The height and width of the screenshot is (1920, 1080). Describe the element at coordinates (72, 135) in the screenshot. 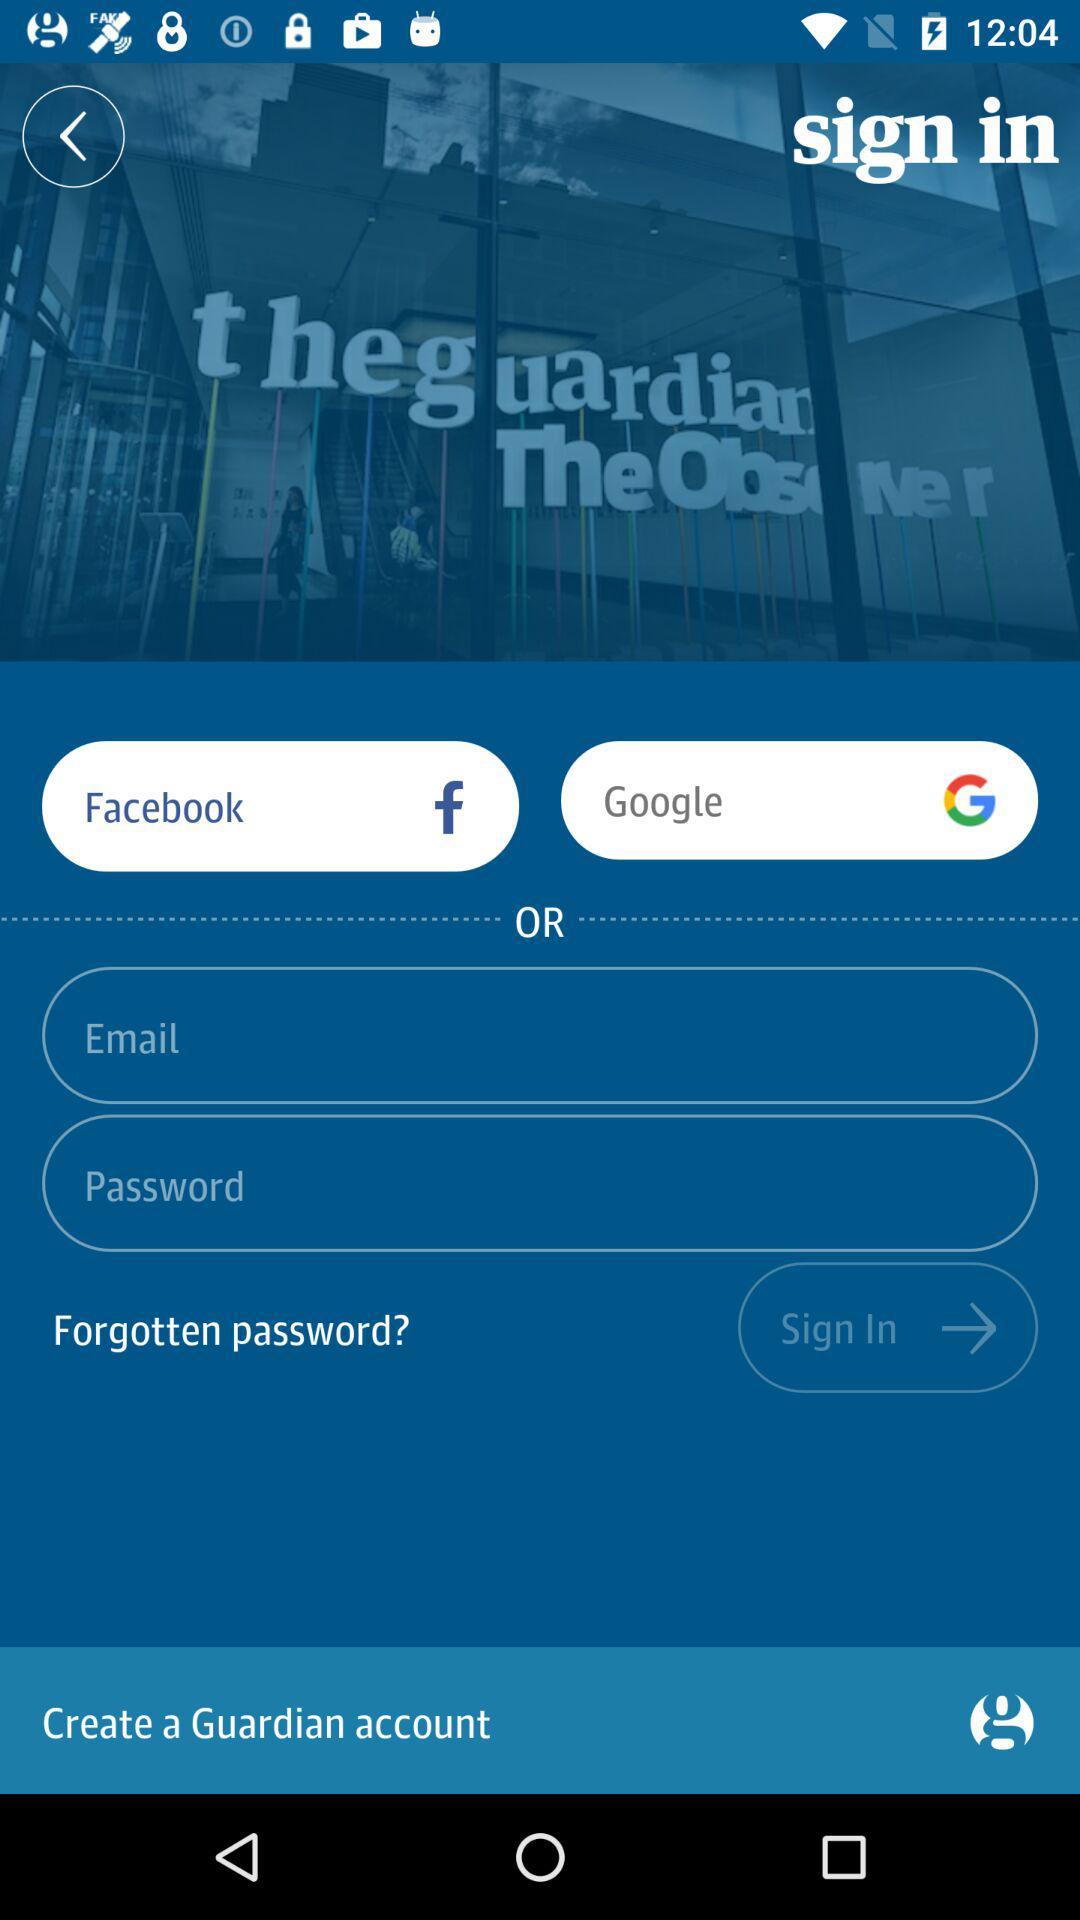

I see `go back` at that location.